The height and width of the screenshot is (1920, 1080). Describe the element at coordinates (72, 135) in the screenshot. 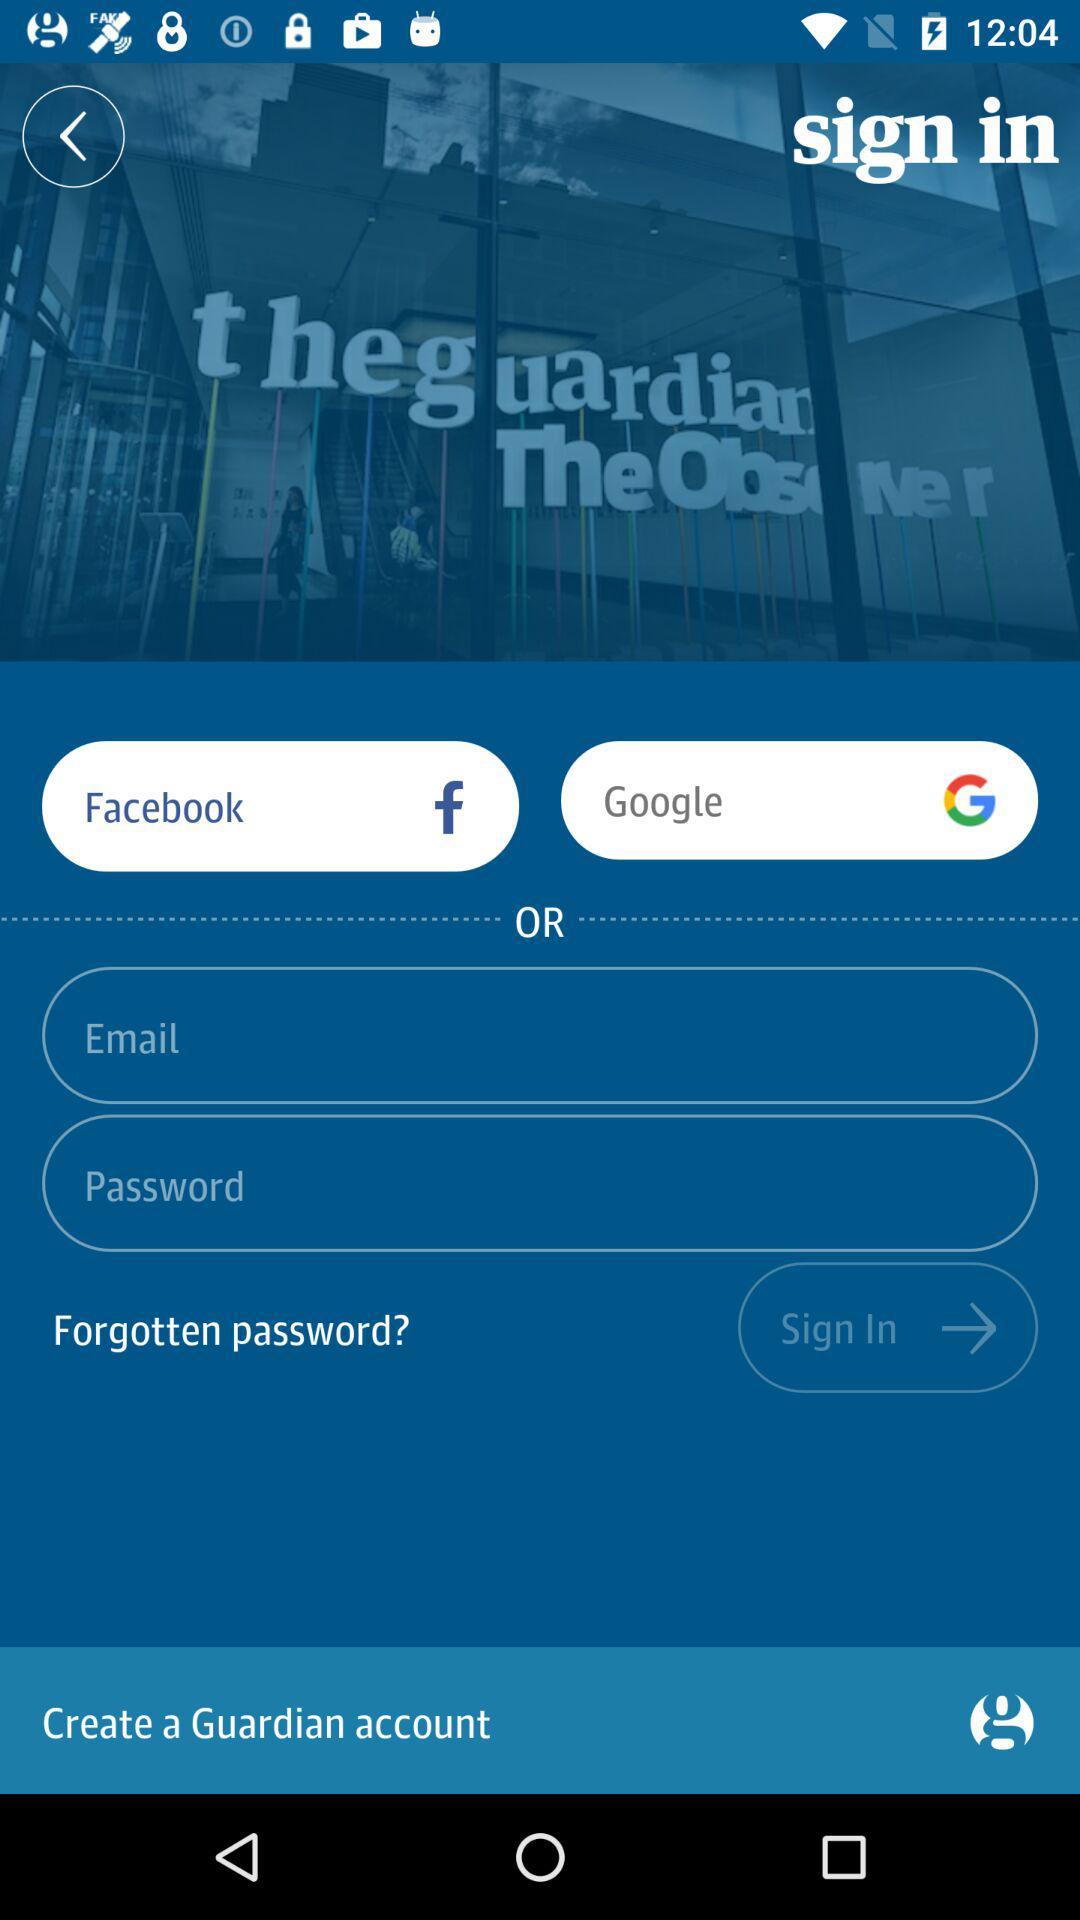

I see `go back` at that location.